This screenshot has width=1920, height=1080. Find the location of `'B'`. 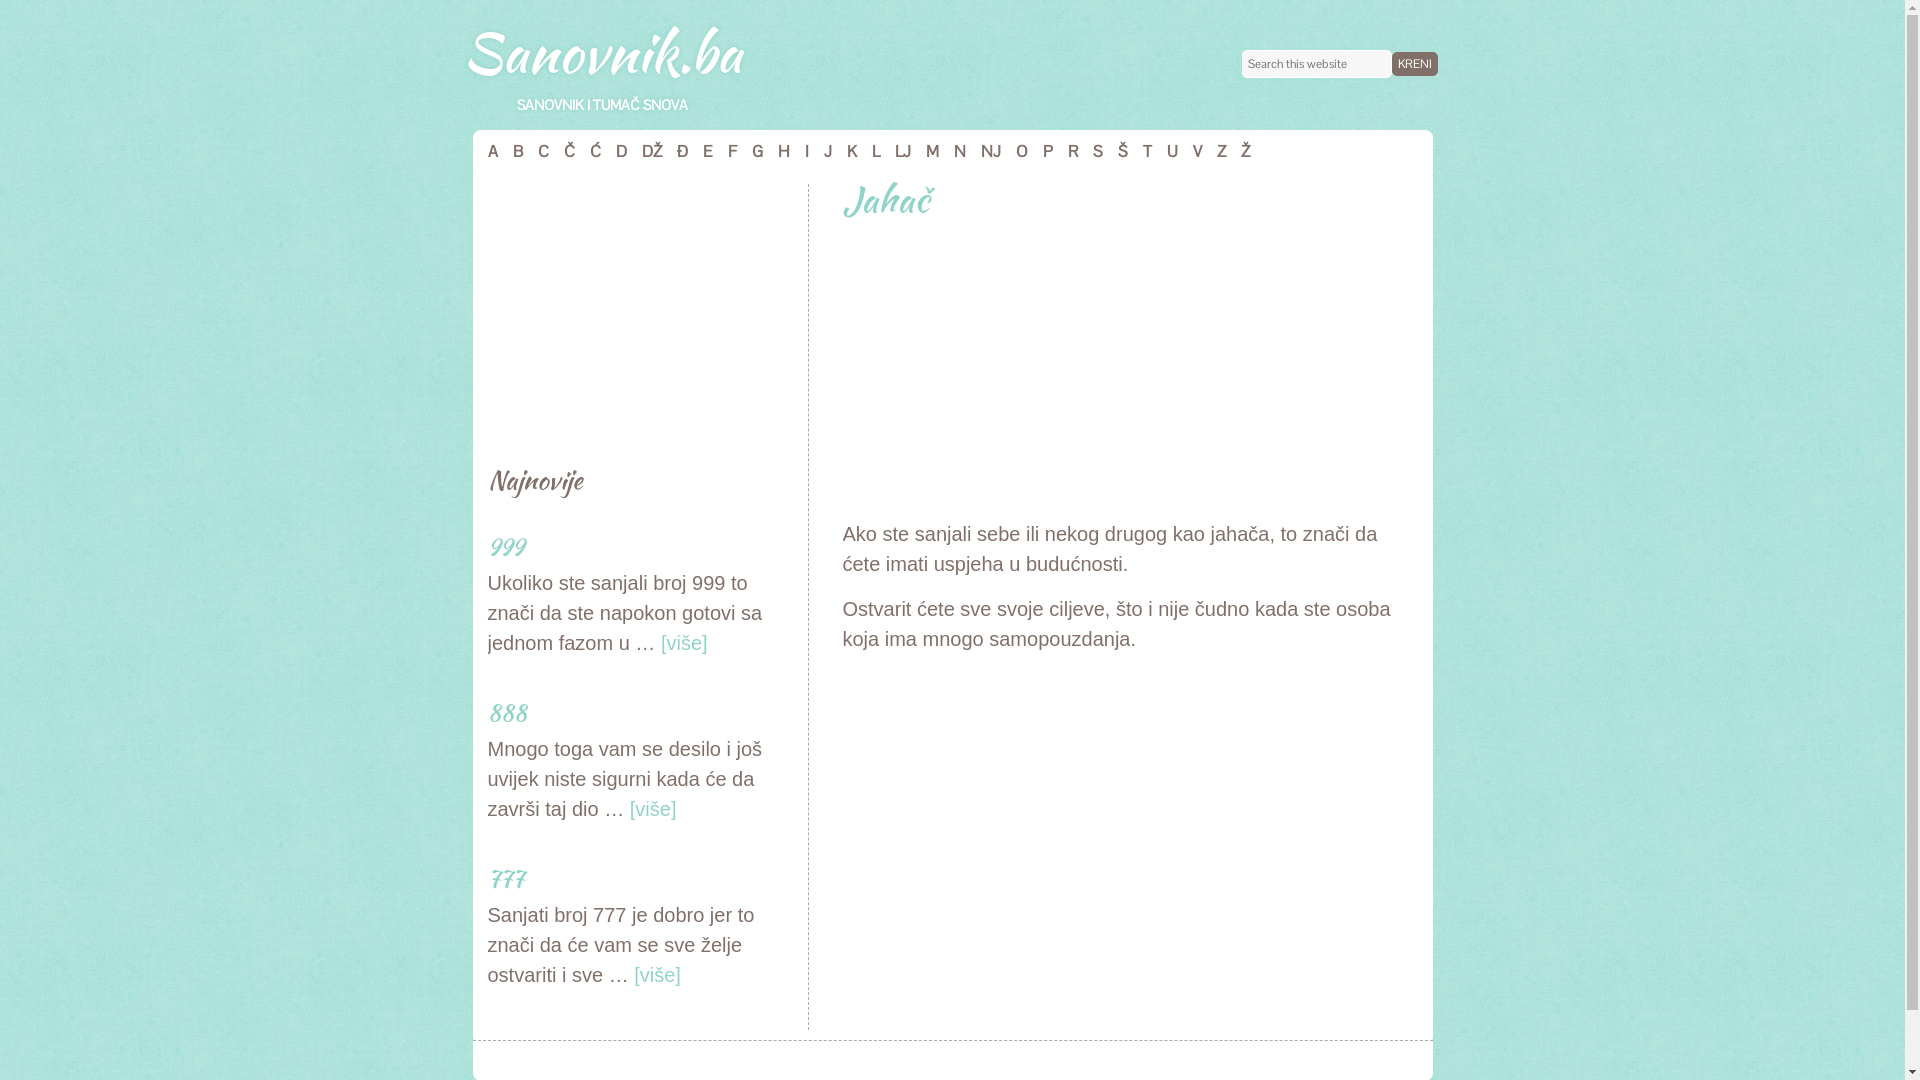

'B' is located at coordinates (510, 150).